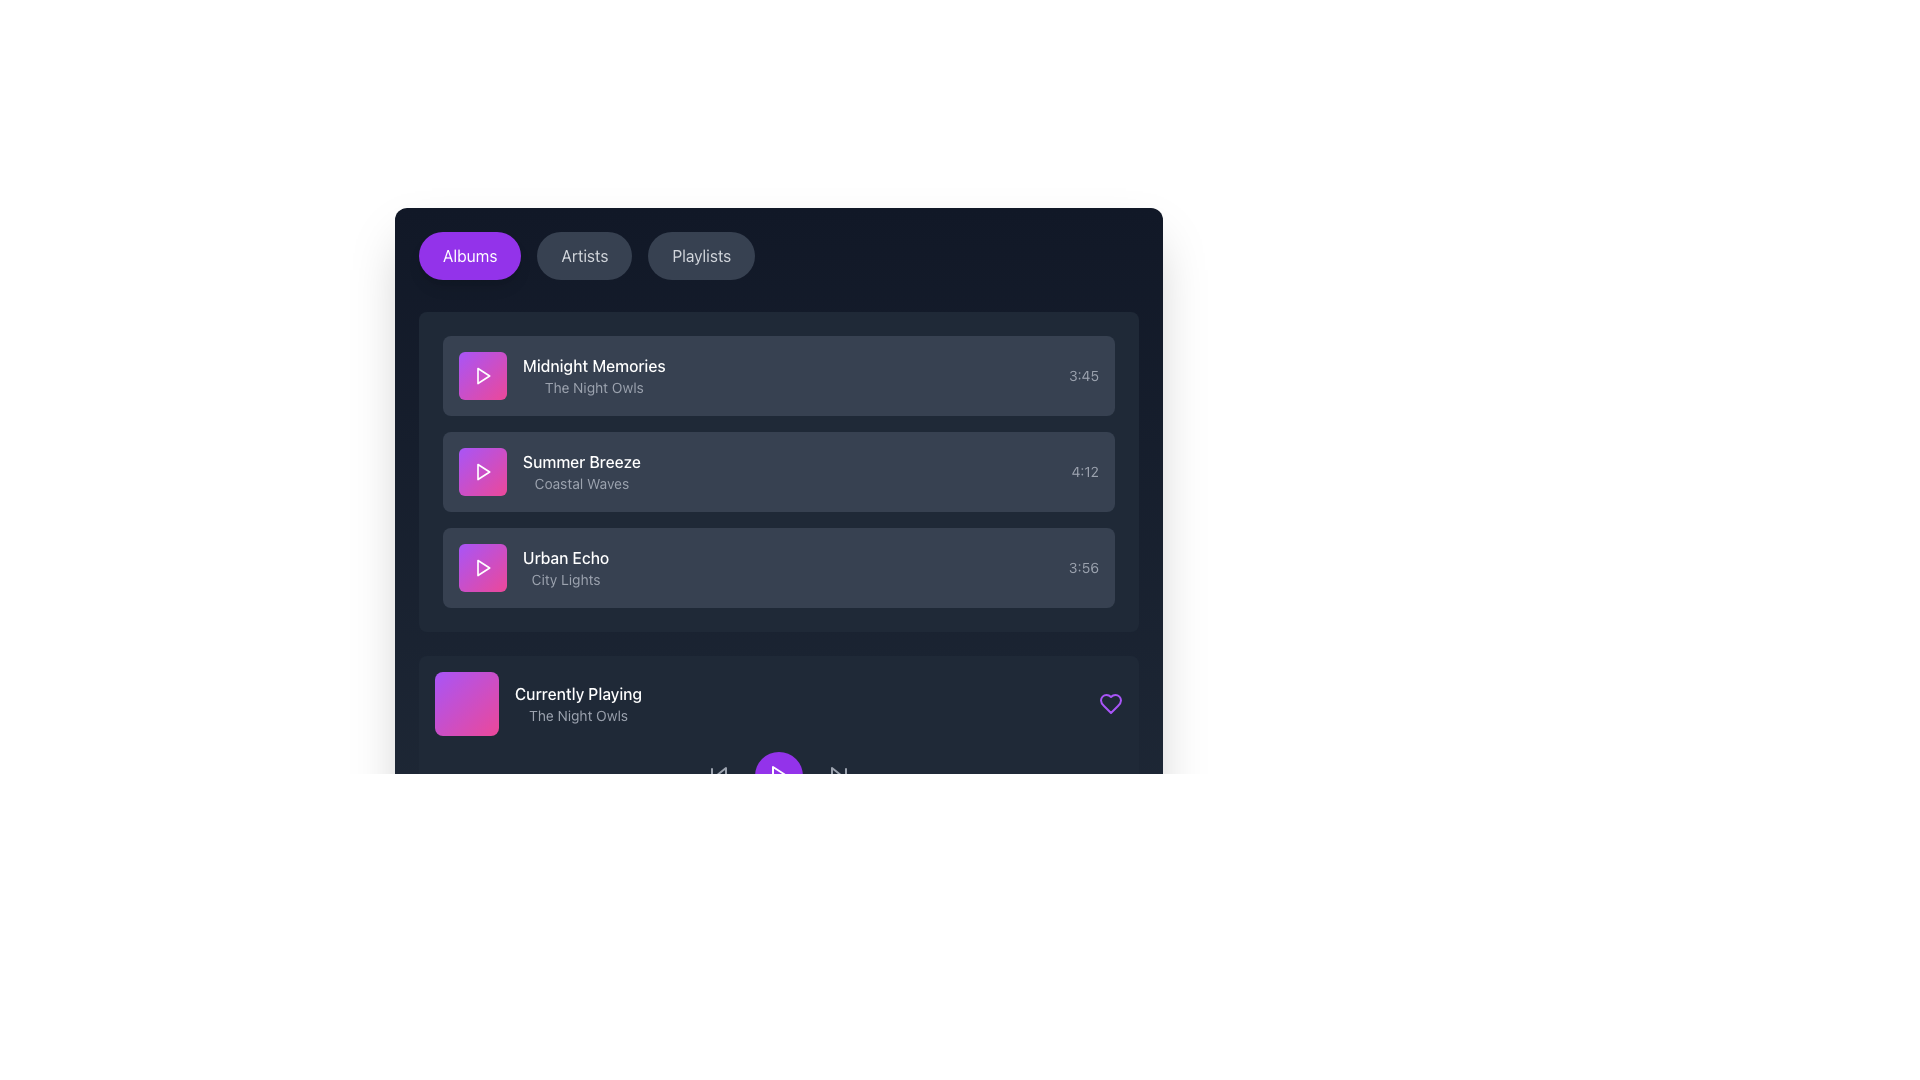 The image size is (1920, 1080). I want to click on the text label displaying '4:12' in gray color, located at the far right end of the 'Summer Breeze' list item panel, so click(1084, 471).